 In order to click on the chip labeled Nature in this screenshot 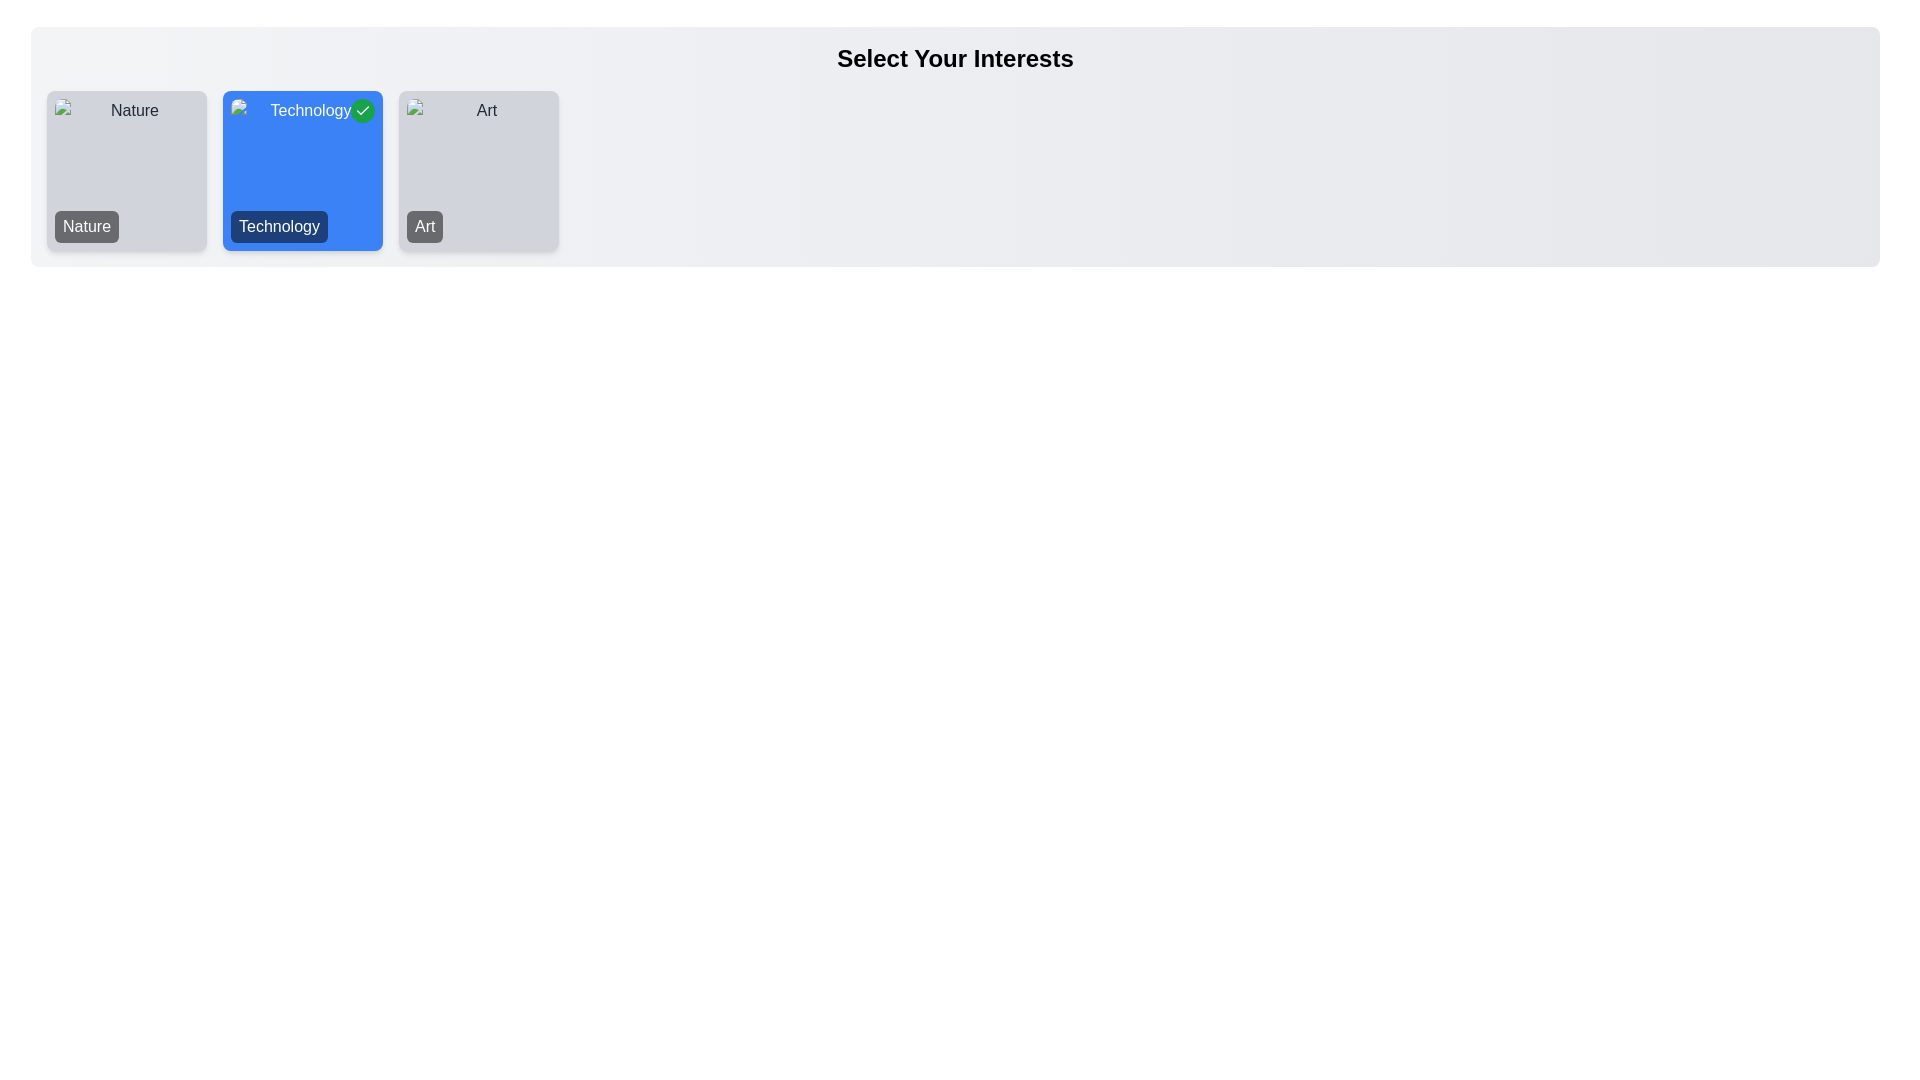, I will do `click(125, 169)`.